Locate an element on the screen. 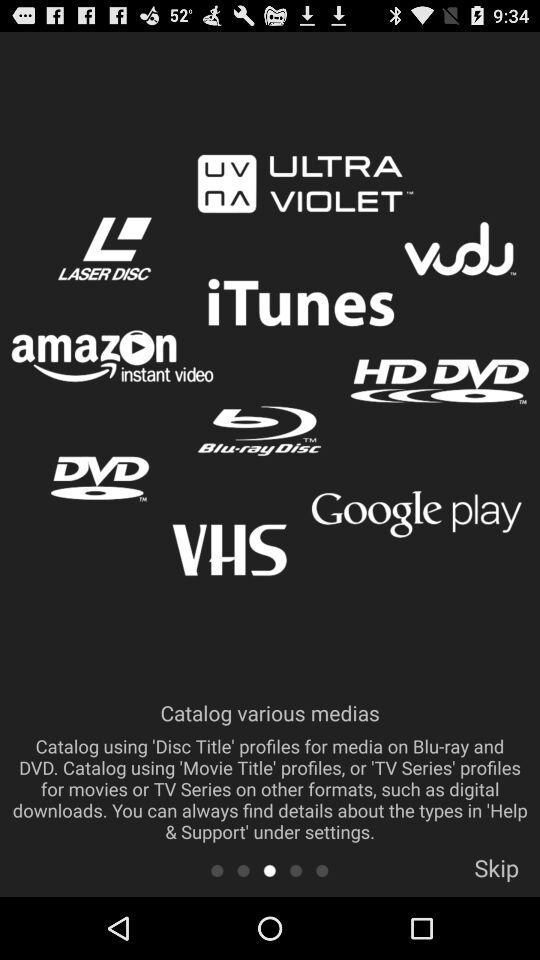 This screenshot has width=540, height=960. back to is located at coordinates (216, 869).